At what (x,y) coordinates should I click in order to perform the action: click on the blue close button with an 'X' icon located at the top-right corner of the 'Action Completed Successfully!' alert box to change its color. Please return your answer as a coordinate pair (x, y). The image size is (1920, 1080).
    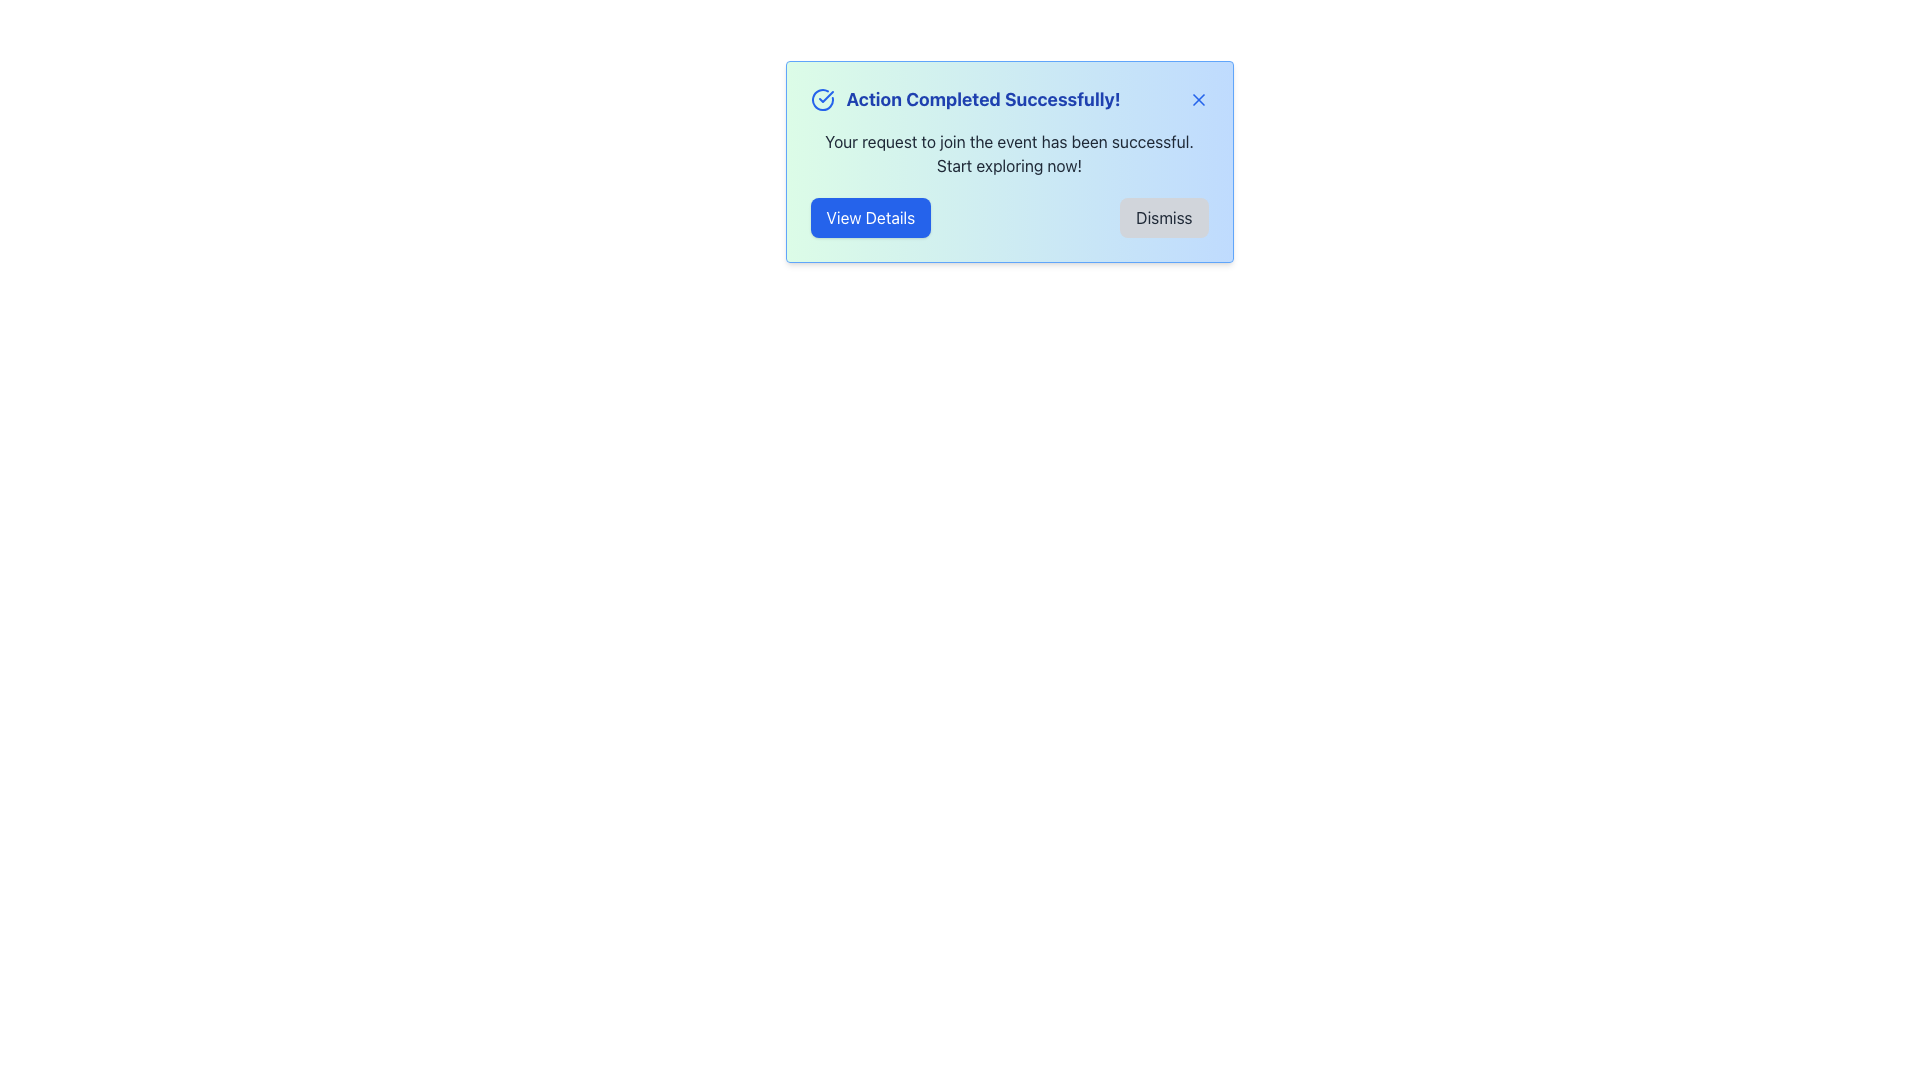
    Looking at the image, I should click on (1198, 100).